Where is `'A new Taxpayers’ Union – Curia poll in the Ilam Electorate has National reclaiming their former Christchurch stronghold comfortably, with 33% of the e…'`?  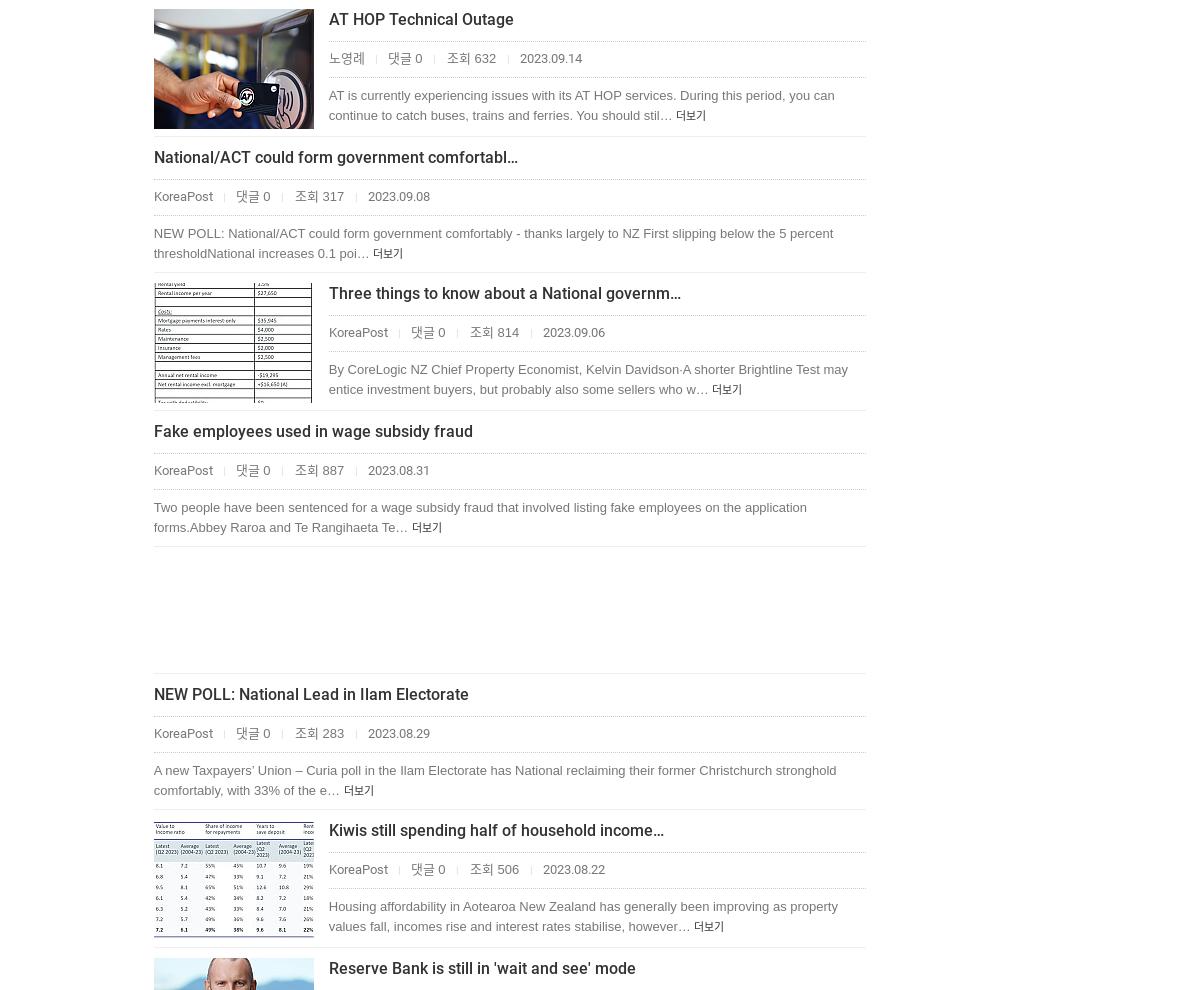 'A new Taxpayers’ Union – Curia poll in the Ilam Electorate has National reclaiming their former Christchurch stronghold comfortably, with 33% of the e…' is located at coordinates (493, 780).